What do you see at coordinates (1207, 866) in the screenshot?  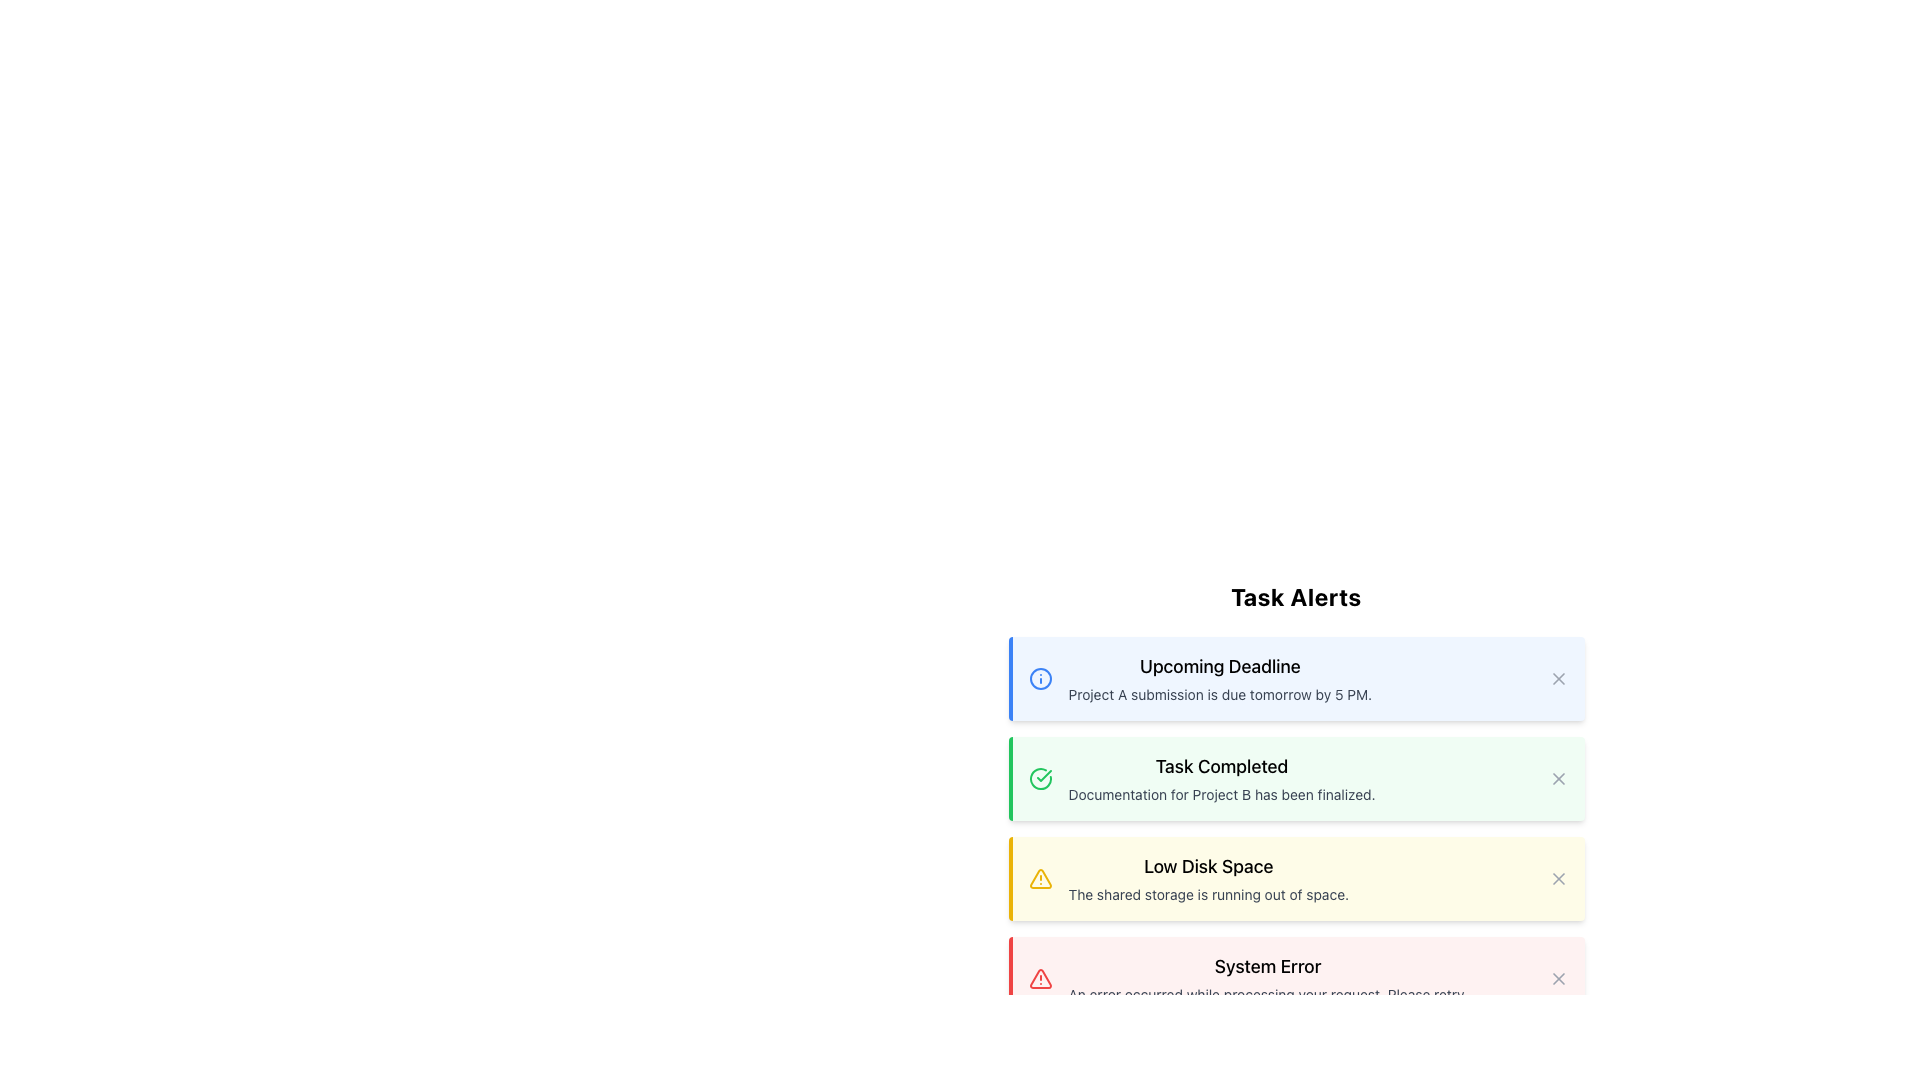 I see `the header text element reading 'Low Disk Space' in the yellow notification alert, which is bold and larger than the following text` at bounding box center [1207, 866].